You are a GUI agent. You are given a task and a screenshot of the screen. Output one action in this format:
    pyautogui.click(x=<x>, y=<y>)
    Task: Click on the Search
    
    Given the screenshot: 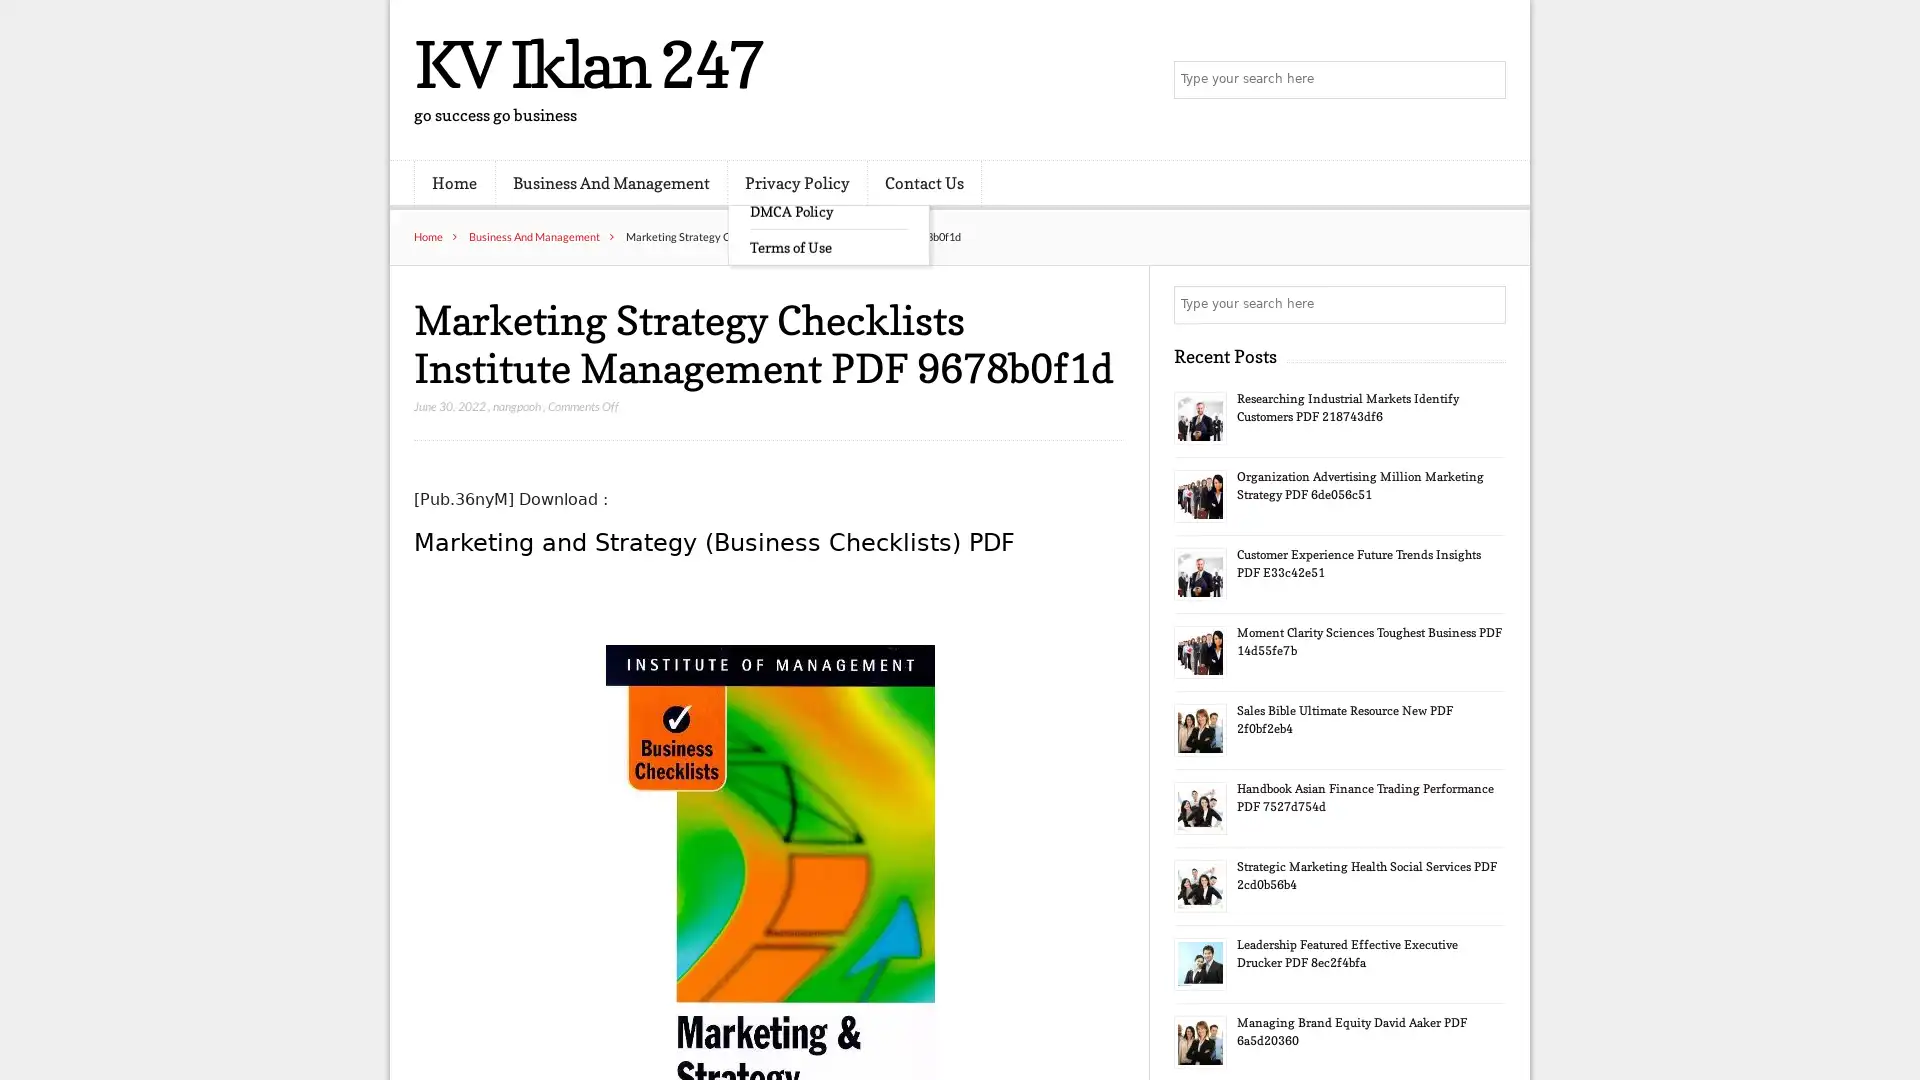 What is the action you would take?
    pyautogui.click(x=1485, y=80)
    